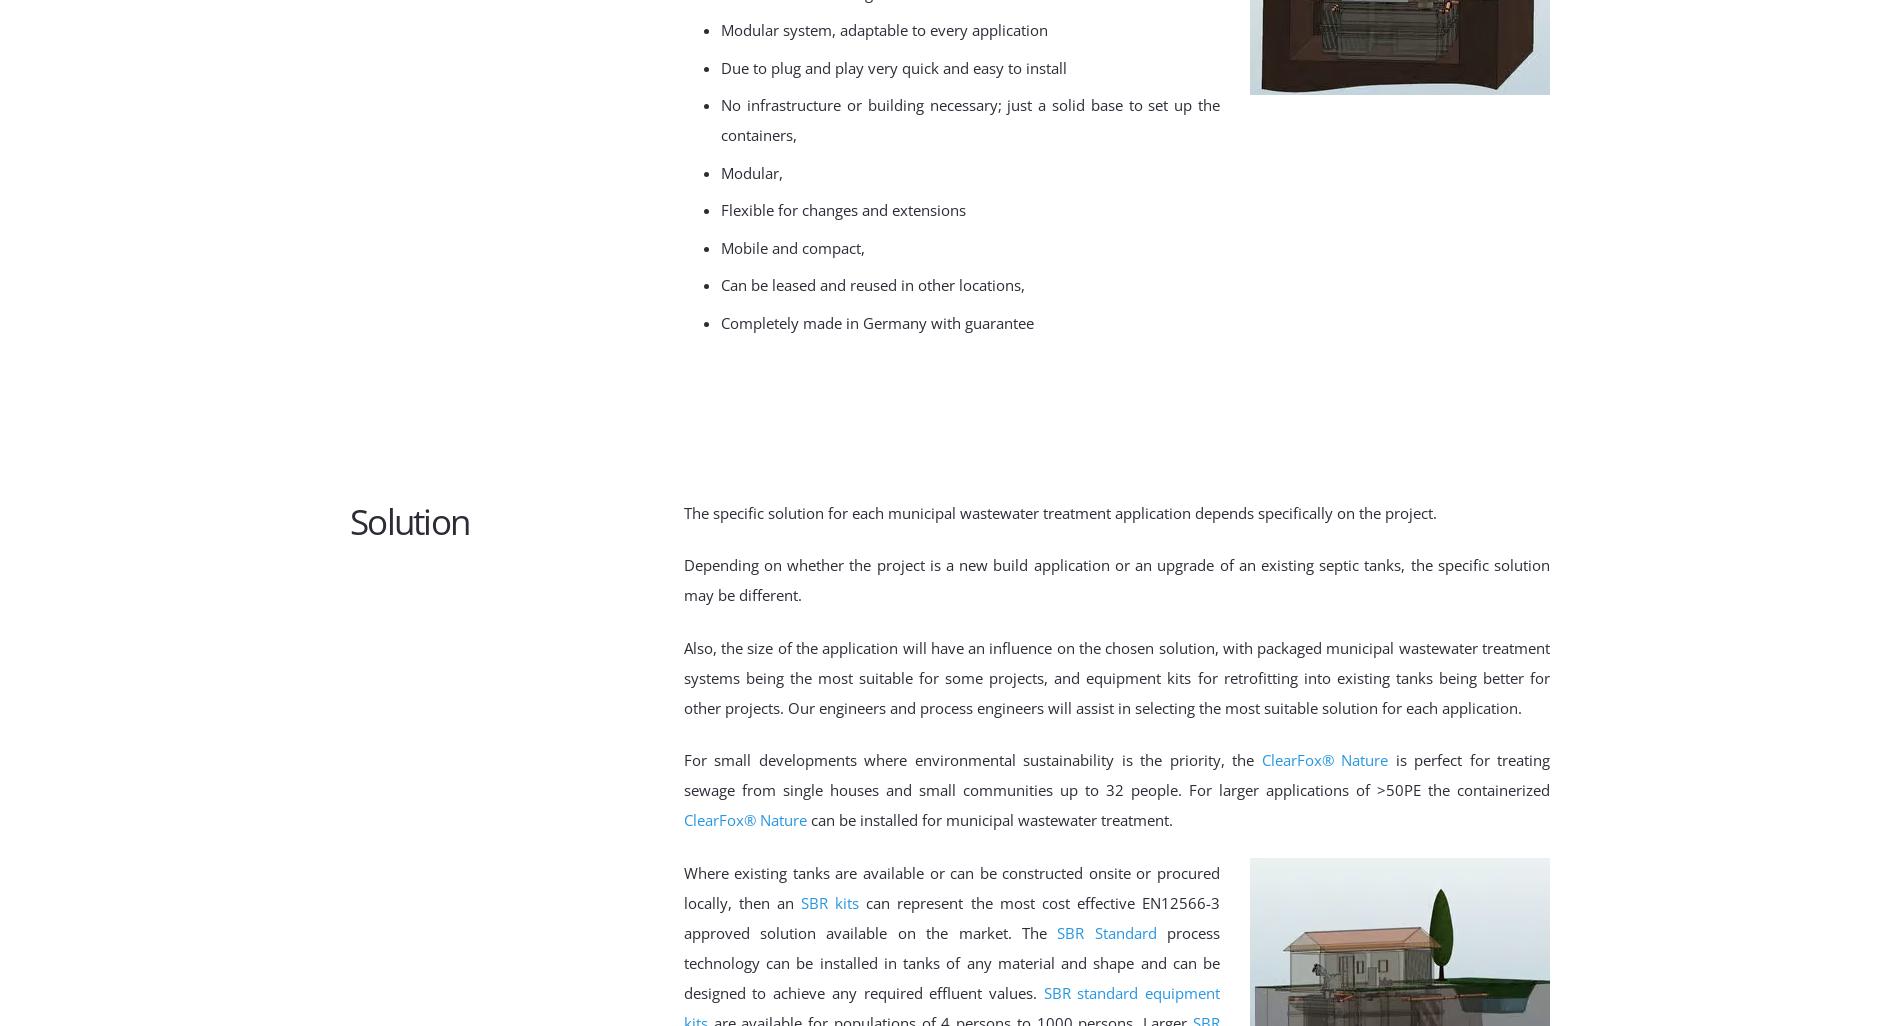 This screenshot has width=1900, height=1026. I want to click on 'Solution', so click(408, 520).